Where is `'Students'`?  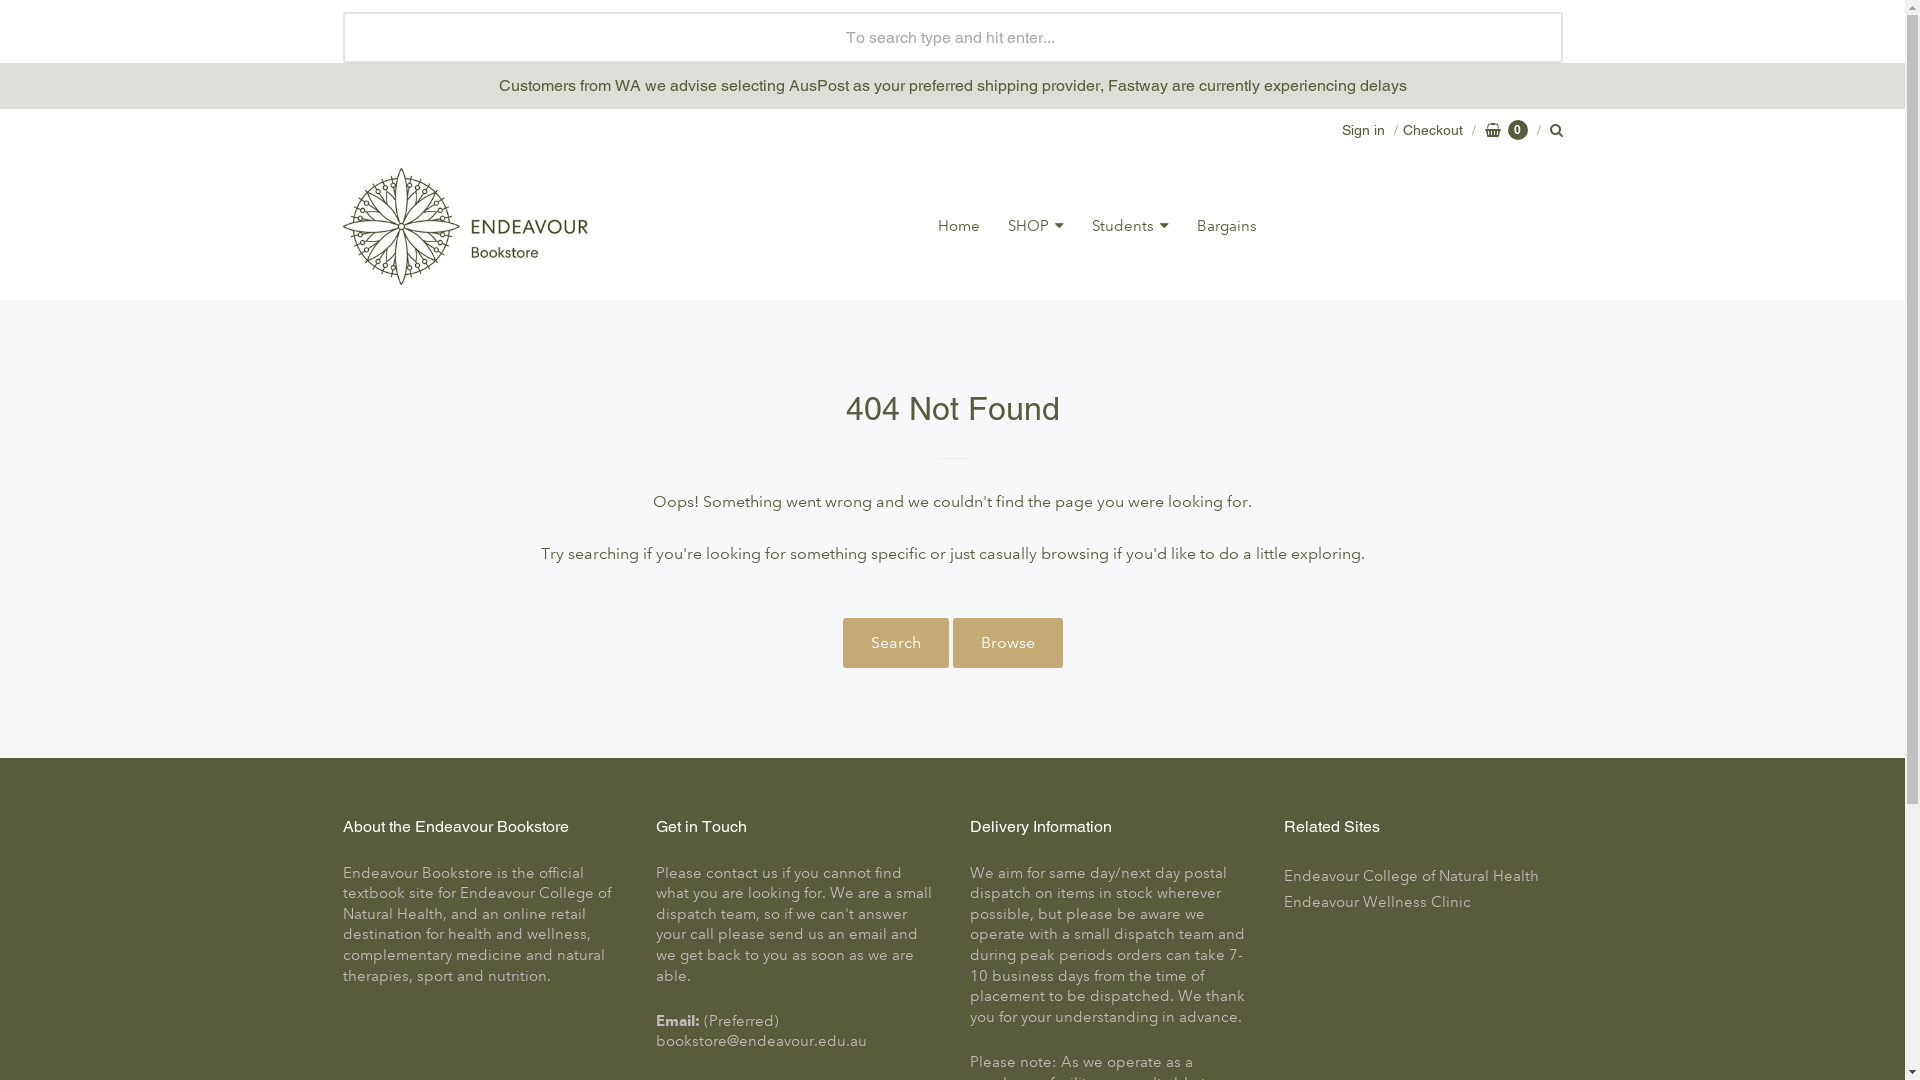
'Students' is located at coordinates (1130, 225).